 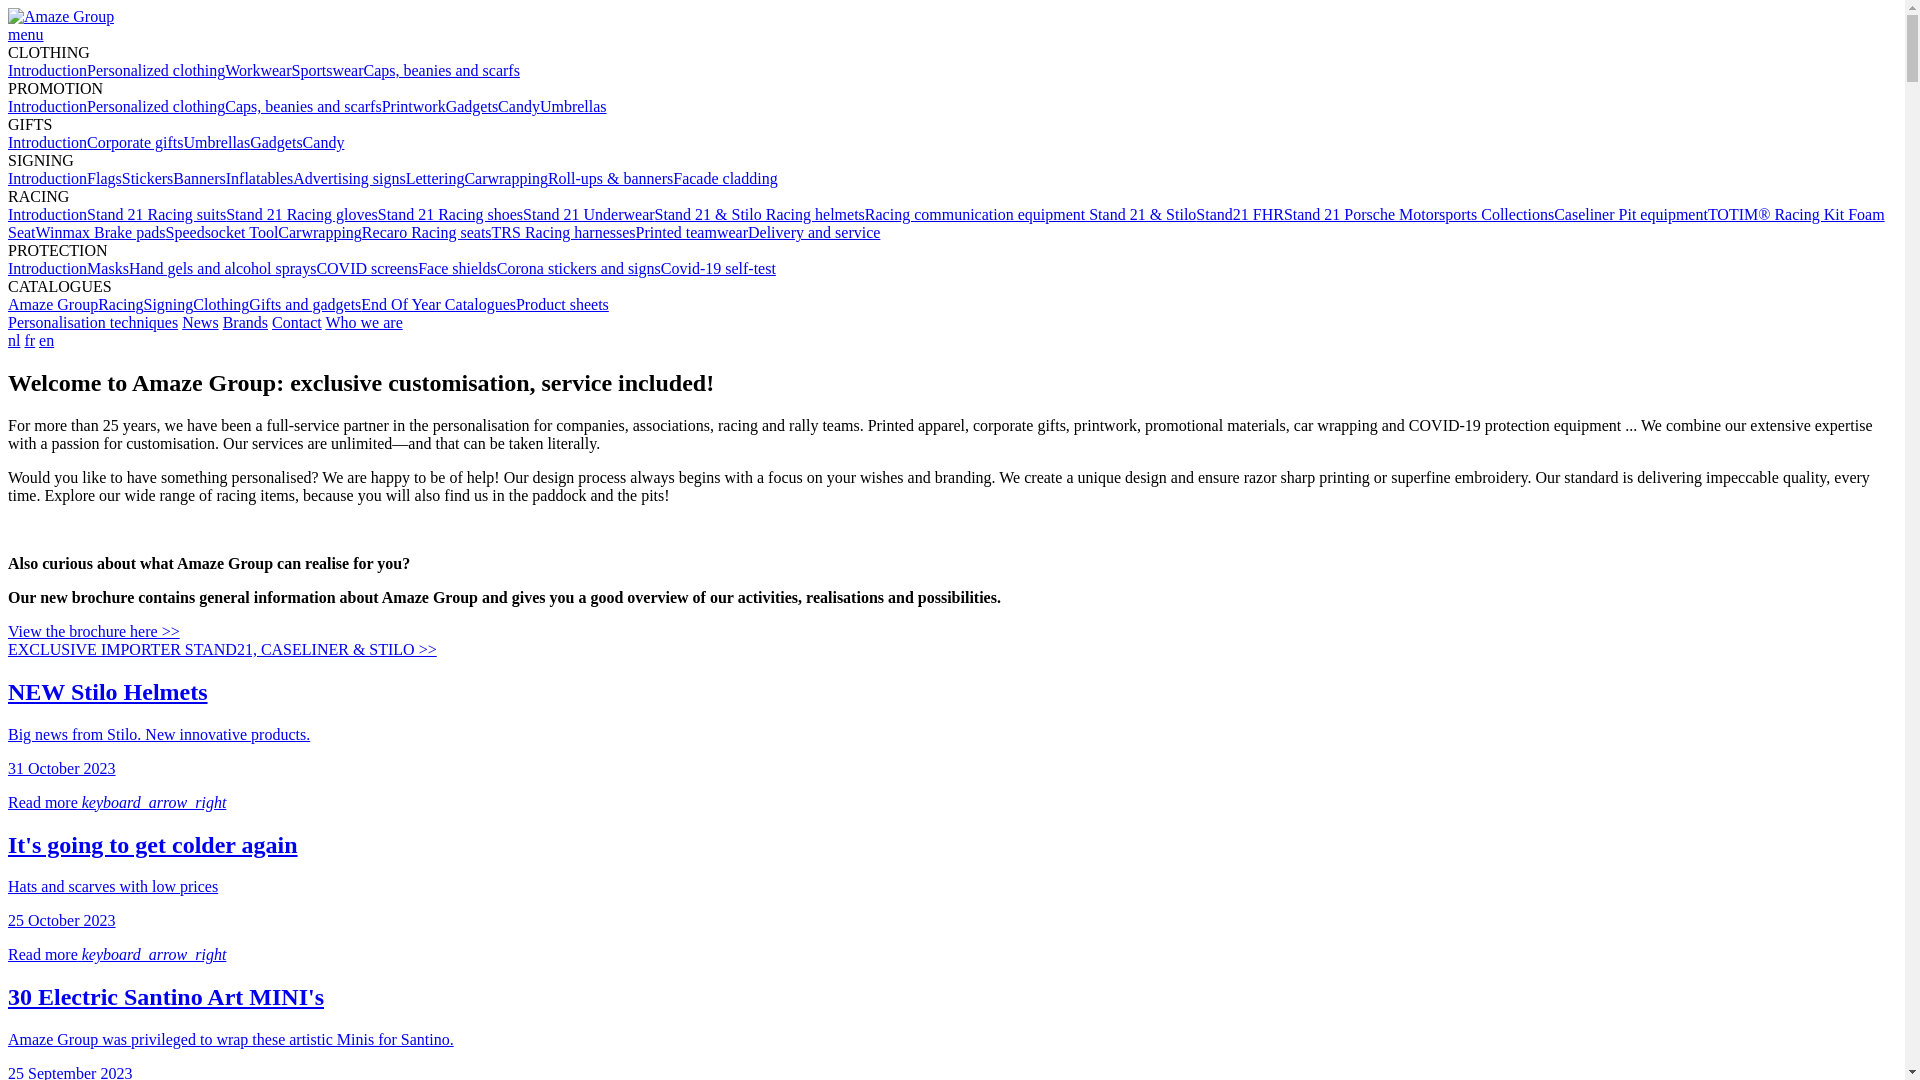 What do you see at coordinates (814, 231) in the screenshot?
I see `'Delivery and service'` at bounding box center [814, 231].